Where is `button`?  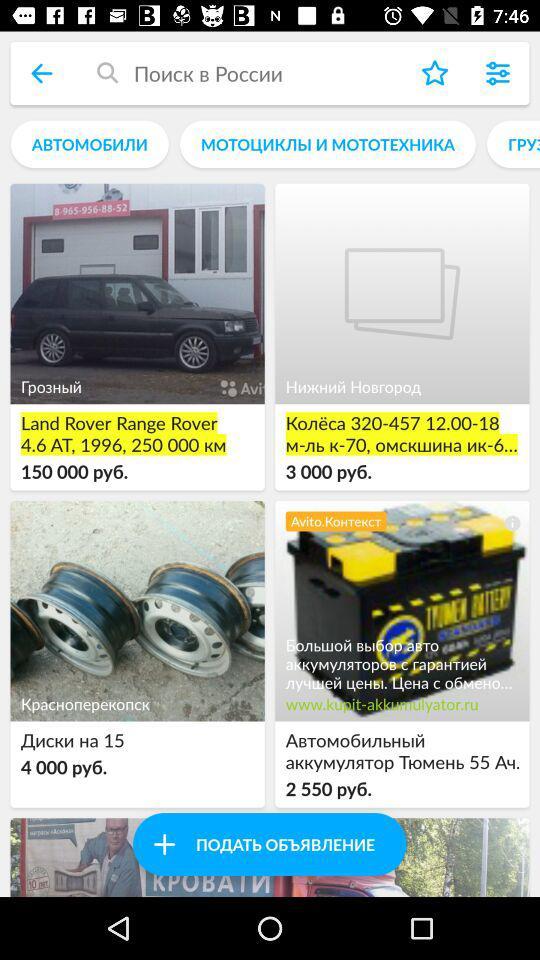 button is located at coordinates (163, 843).